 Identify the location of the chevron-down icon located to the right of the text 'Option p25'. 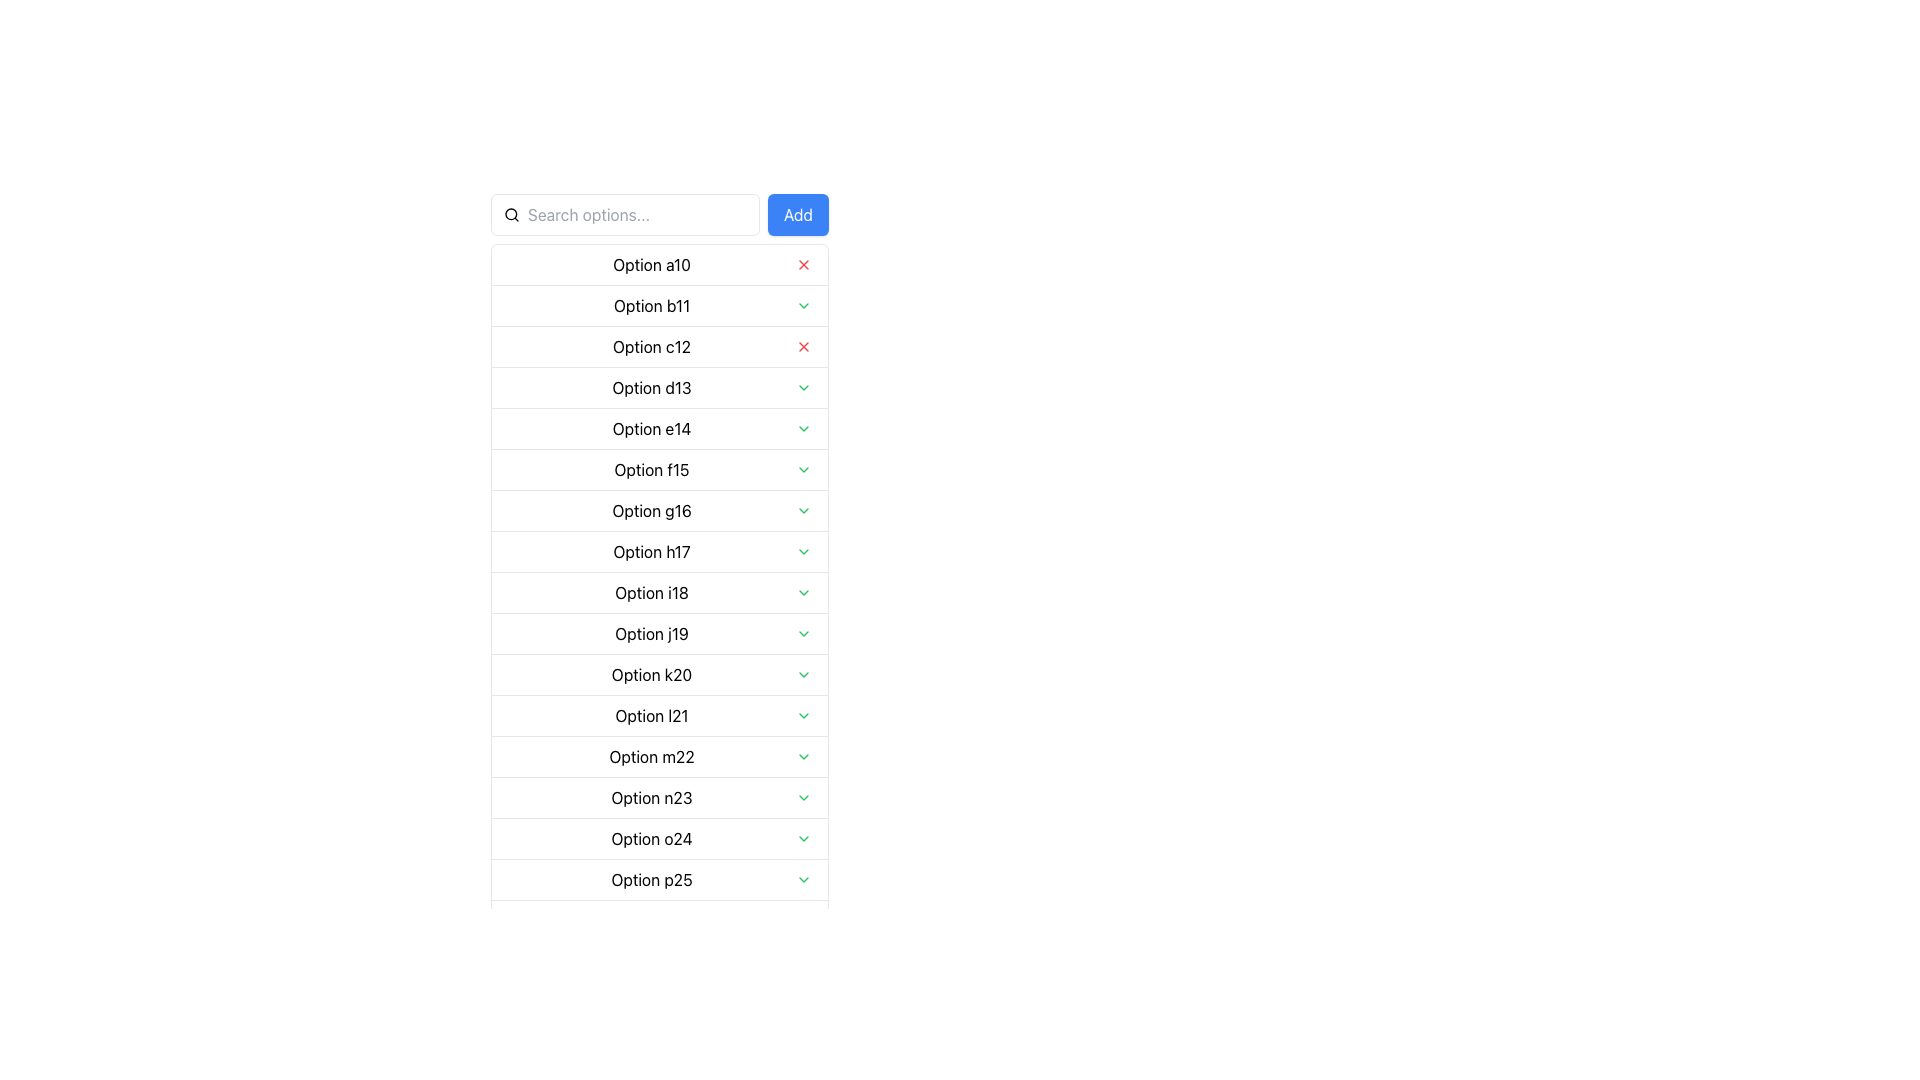
(804, 878).